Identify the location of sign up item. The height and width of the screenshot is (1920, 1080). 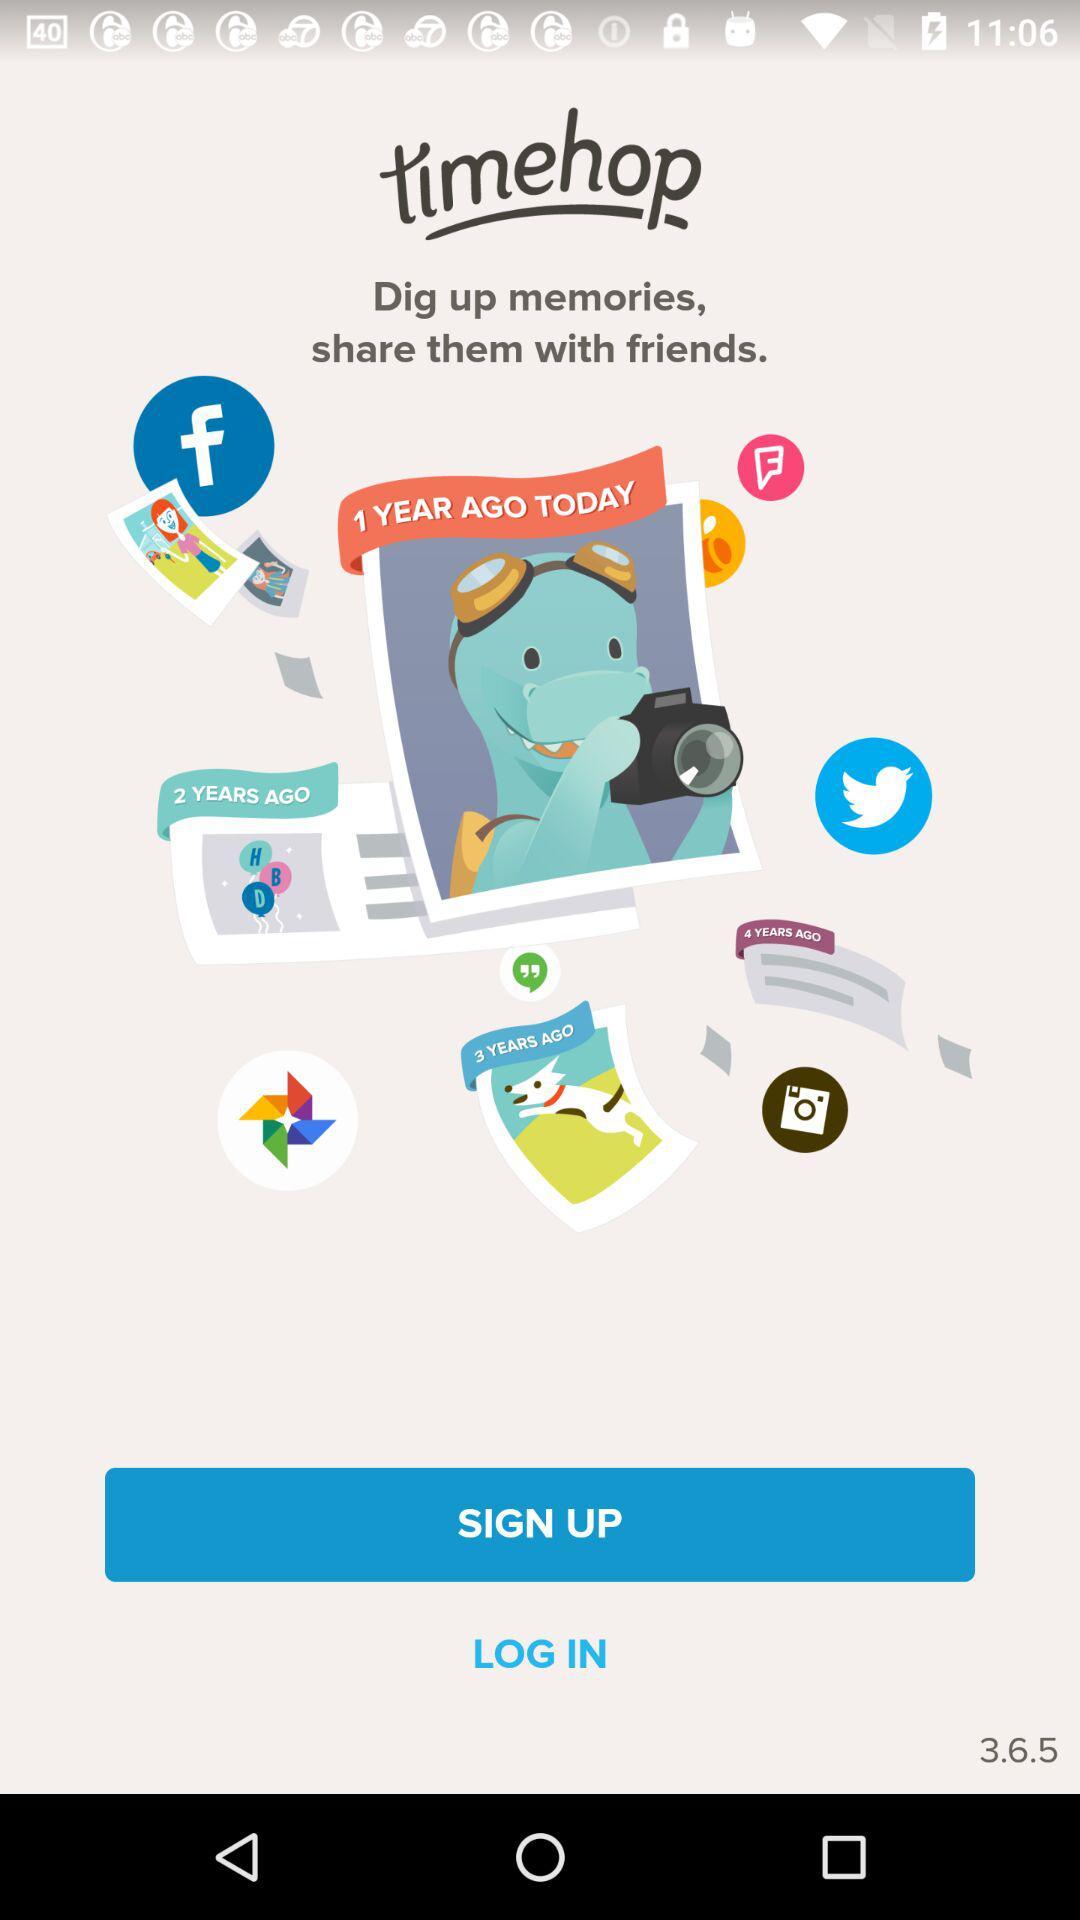
(540, 1523).